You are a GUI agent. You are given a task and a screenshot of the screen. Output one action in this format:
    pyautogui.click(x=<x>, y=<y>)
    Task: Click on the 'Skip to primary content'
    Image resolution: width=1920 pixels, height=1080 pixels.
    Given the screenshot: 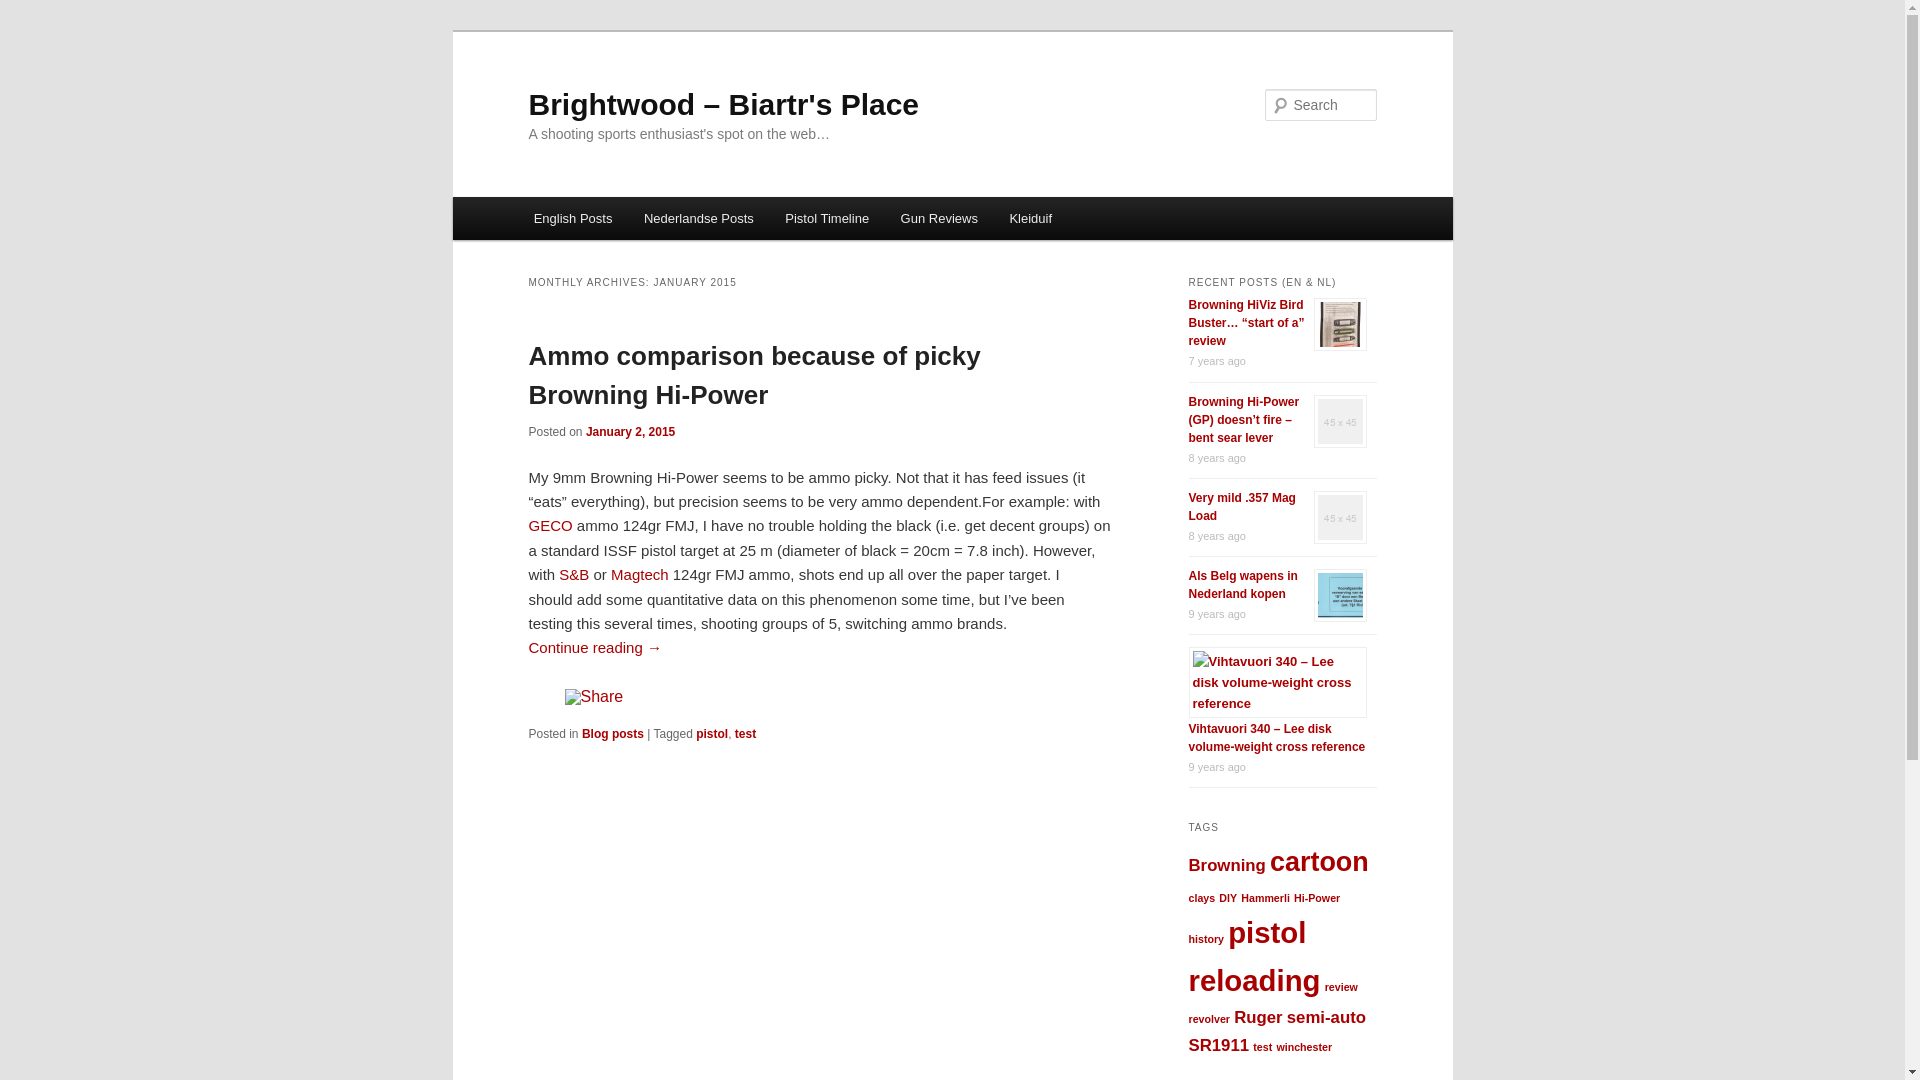 What is the action you would take?
    pyautogui.click(x=546, y=197)
    